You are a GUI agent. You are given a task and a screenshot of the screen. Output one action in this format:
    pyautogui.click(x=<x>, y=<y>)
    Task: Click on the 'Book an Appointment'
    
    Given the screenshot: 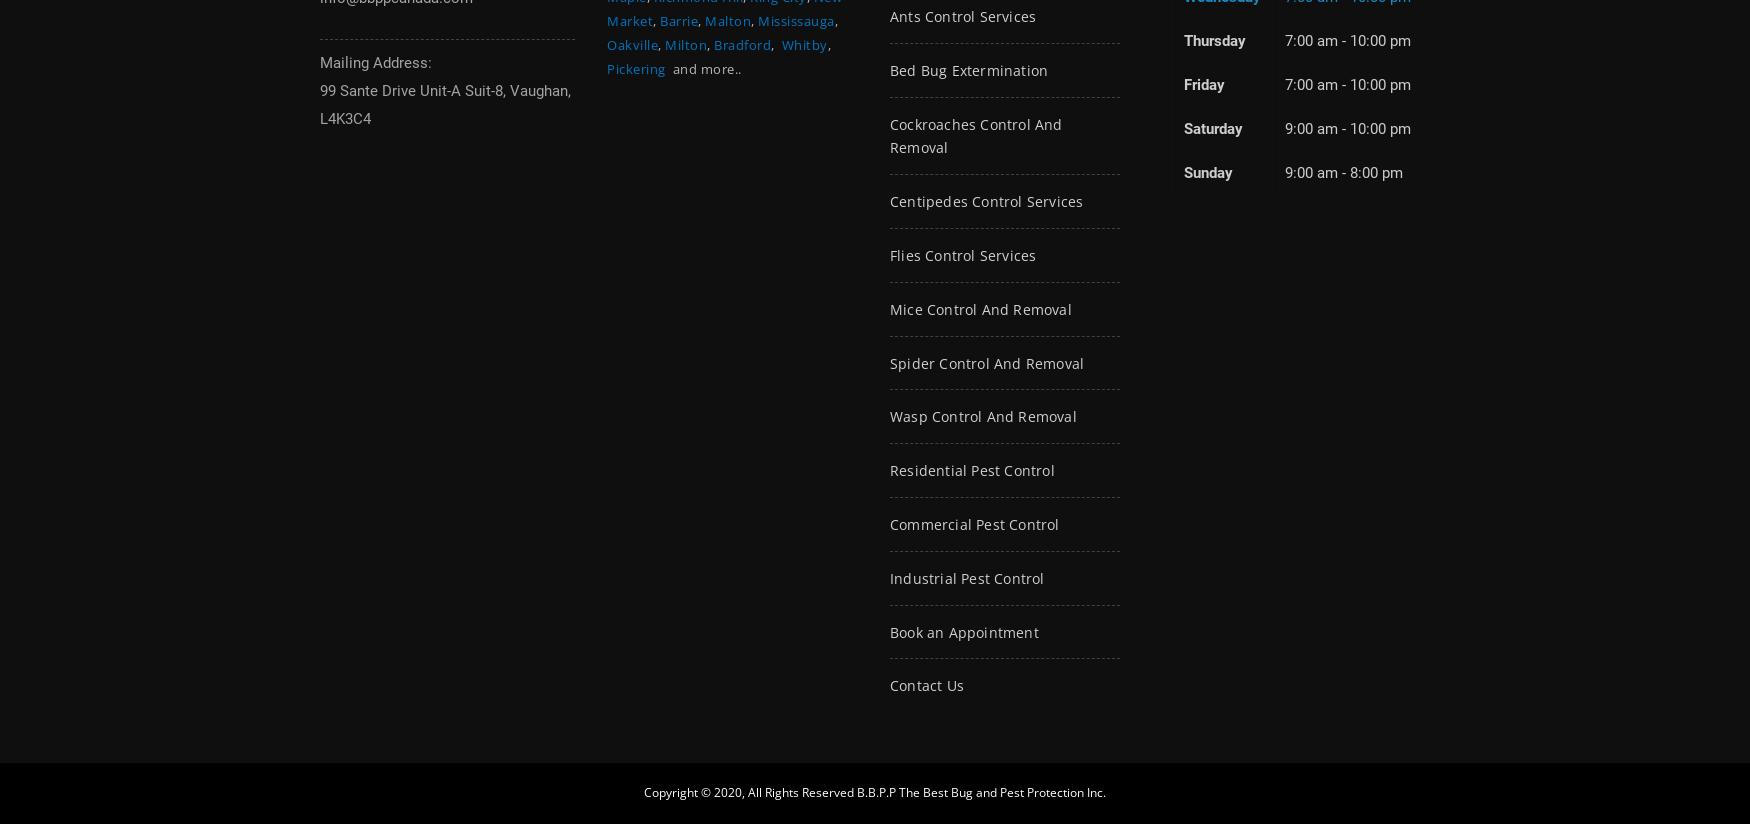 What is the action you would take?
    pyautogui.click(x=964, y=630)
    